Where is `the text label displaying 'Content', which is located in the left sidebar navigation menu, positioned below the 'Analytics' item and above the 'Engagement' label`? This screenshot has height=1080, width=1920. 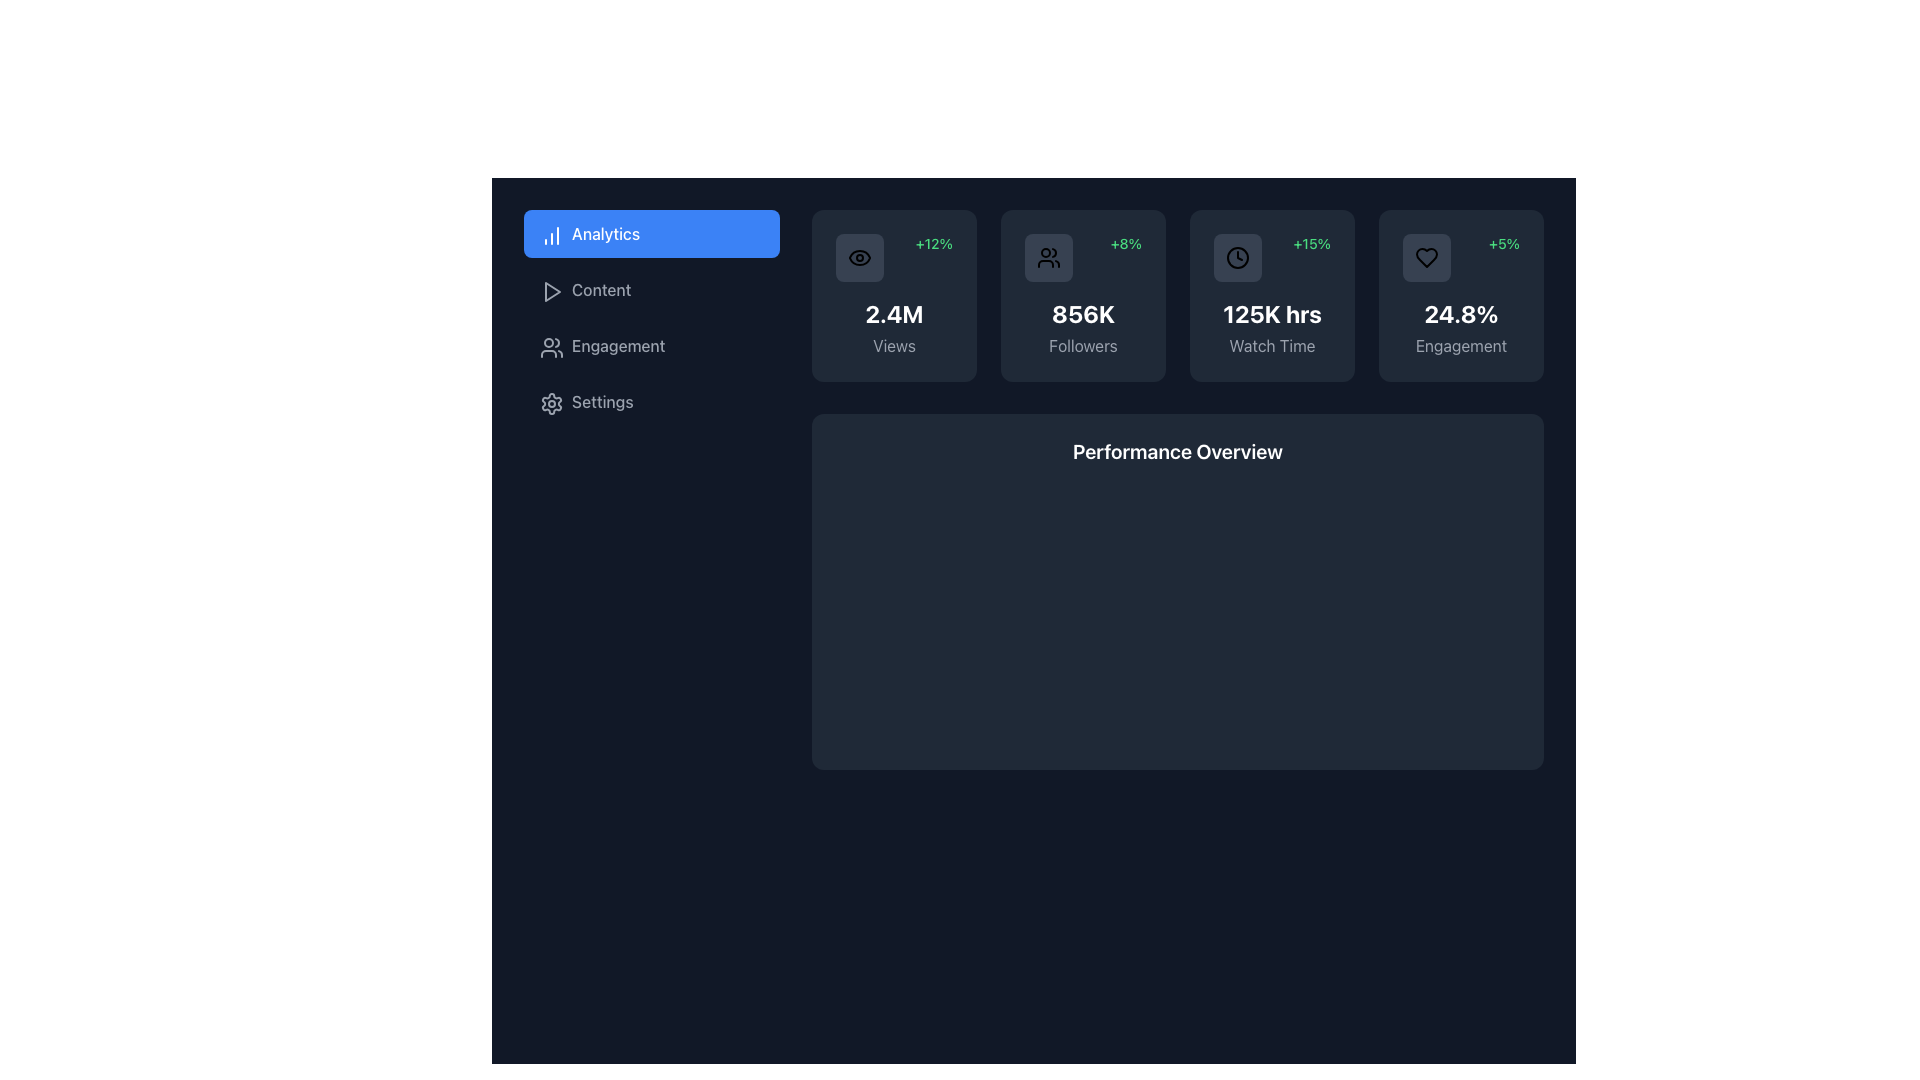
the text label displaying 'Content', which is located in the left sidebar navigation menu, positioned below the 'Analytics' item and above the 'Engagement' label is located at coordinates (600, 289).